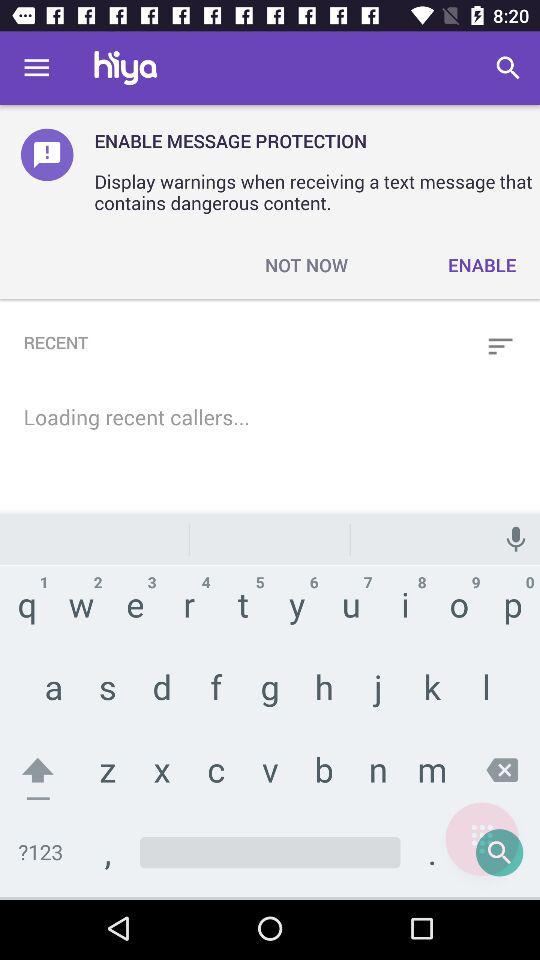 This screenshot has width=540, height=960. Describe the element at coordinates (481, 839) in the screenshot. I see `the search icon` at that location.